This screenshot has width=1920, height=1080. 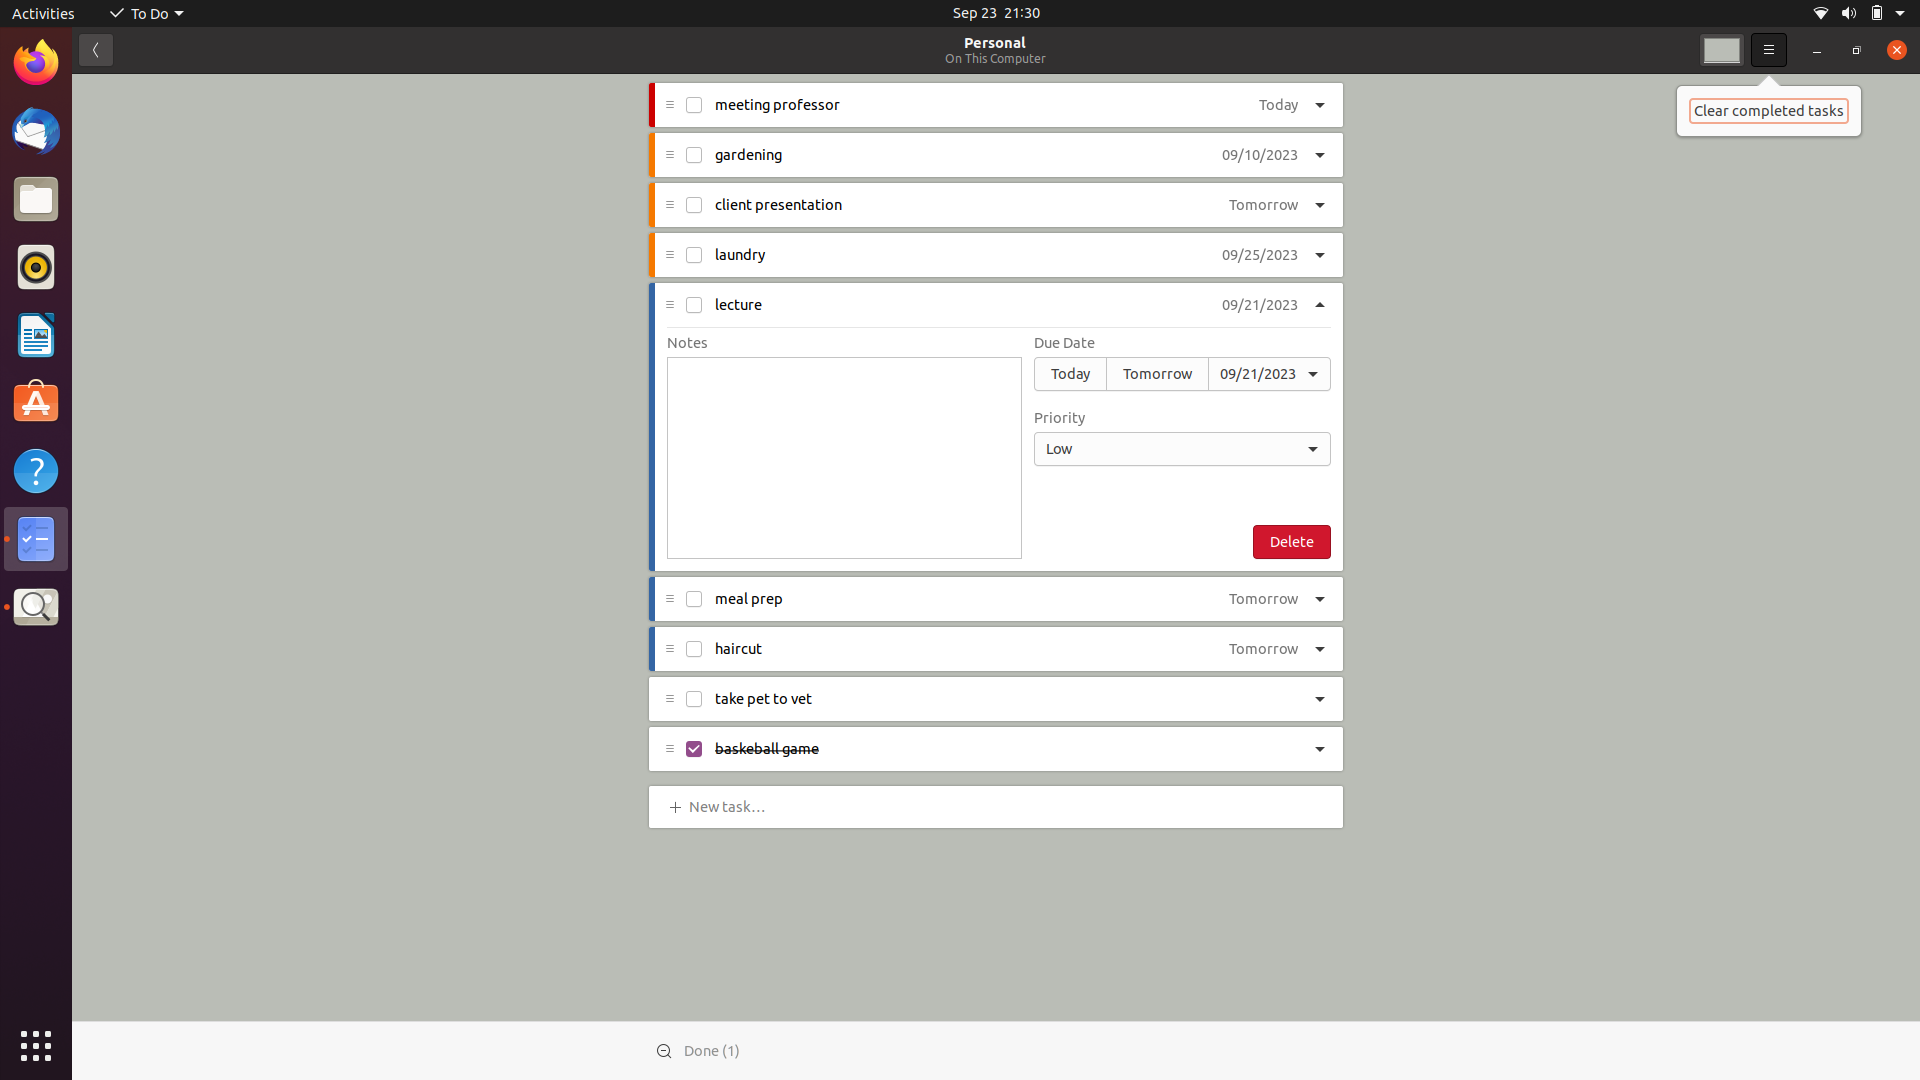 What do you see at coordinates (730, 804) in the screenshot?
I see `Add "data entry" task` at bounding box center [730, 804].